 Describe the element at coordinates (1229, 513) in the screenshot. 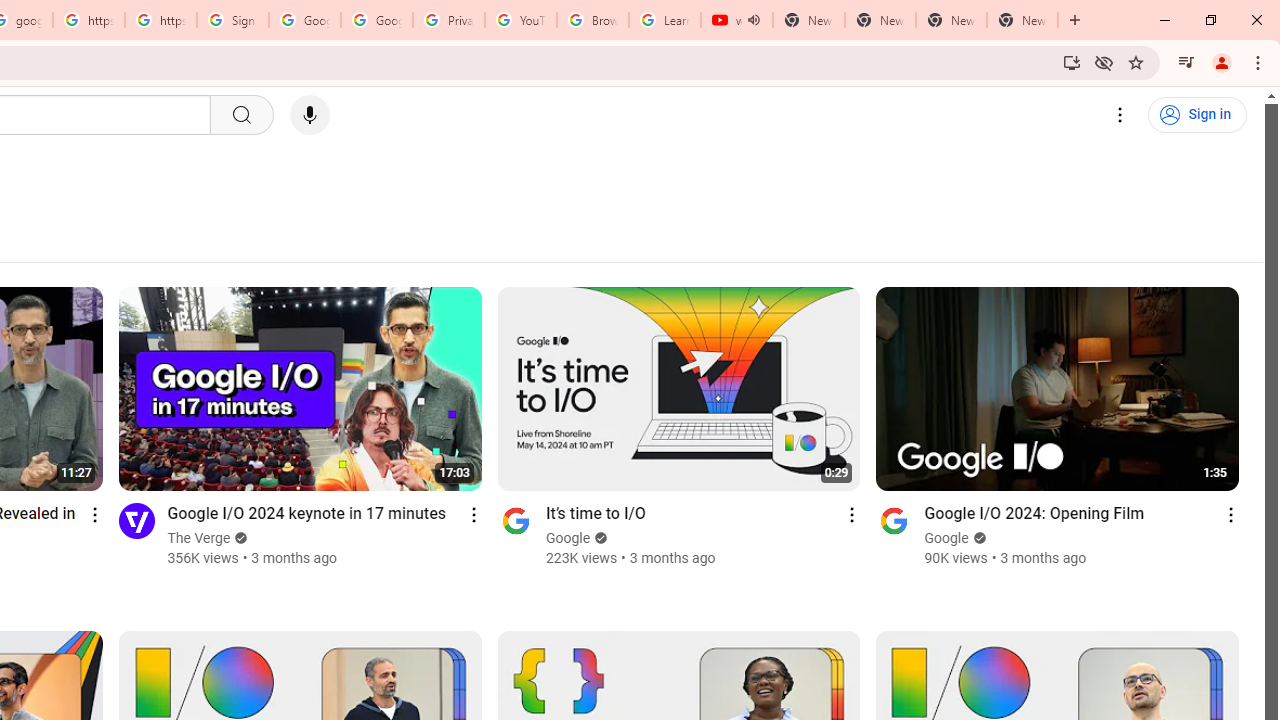

I see `'Action menu'` at that location.